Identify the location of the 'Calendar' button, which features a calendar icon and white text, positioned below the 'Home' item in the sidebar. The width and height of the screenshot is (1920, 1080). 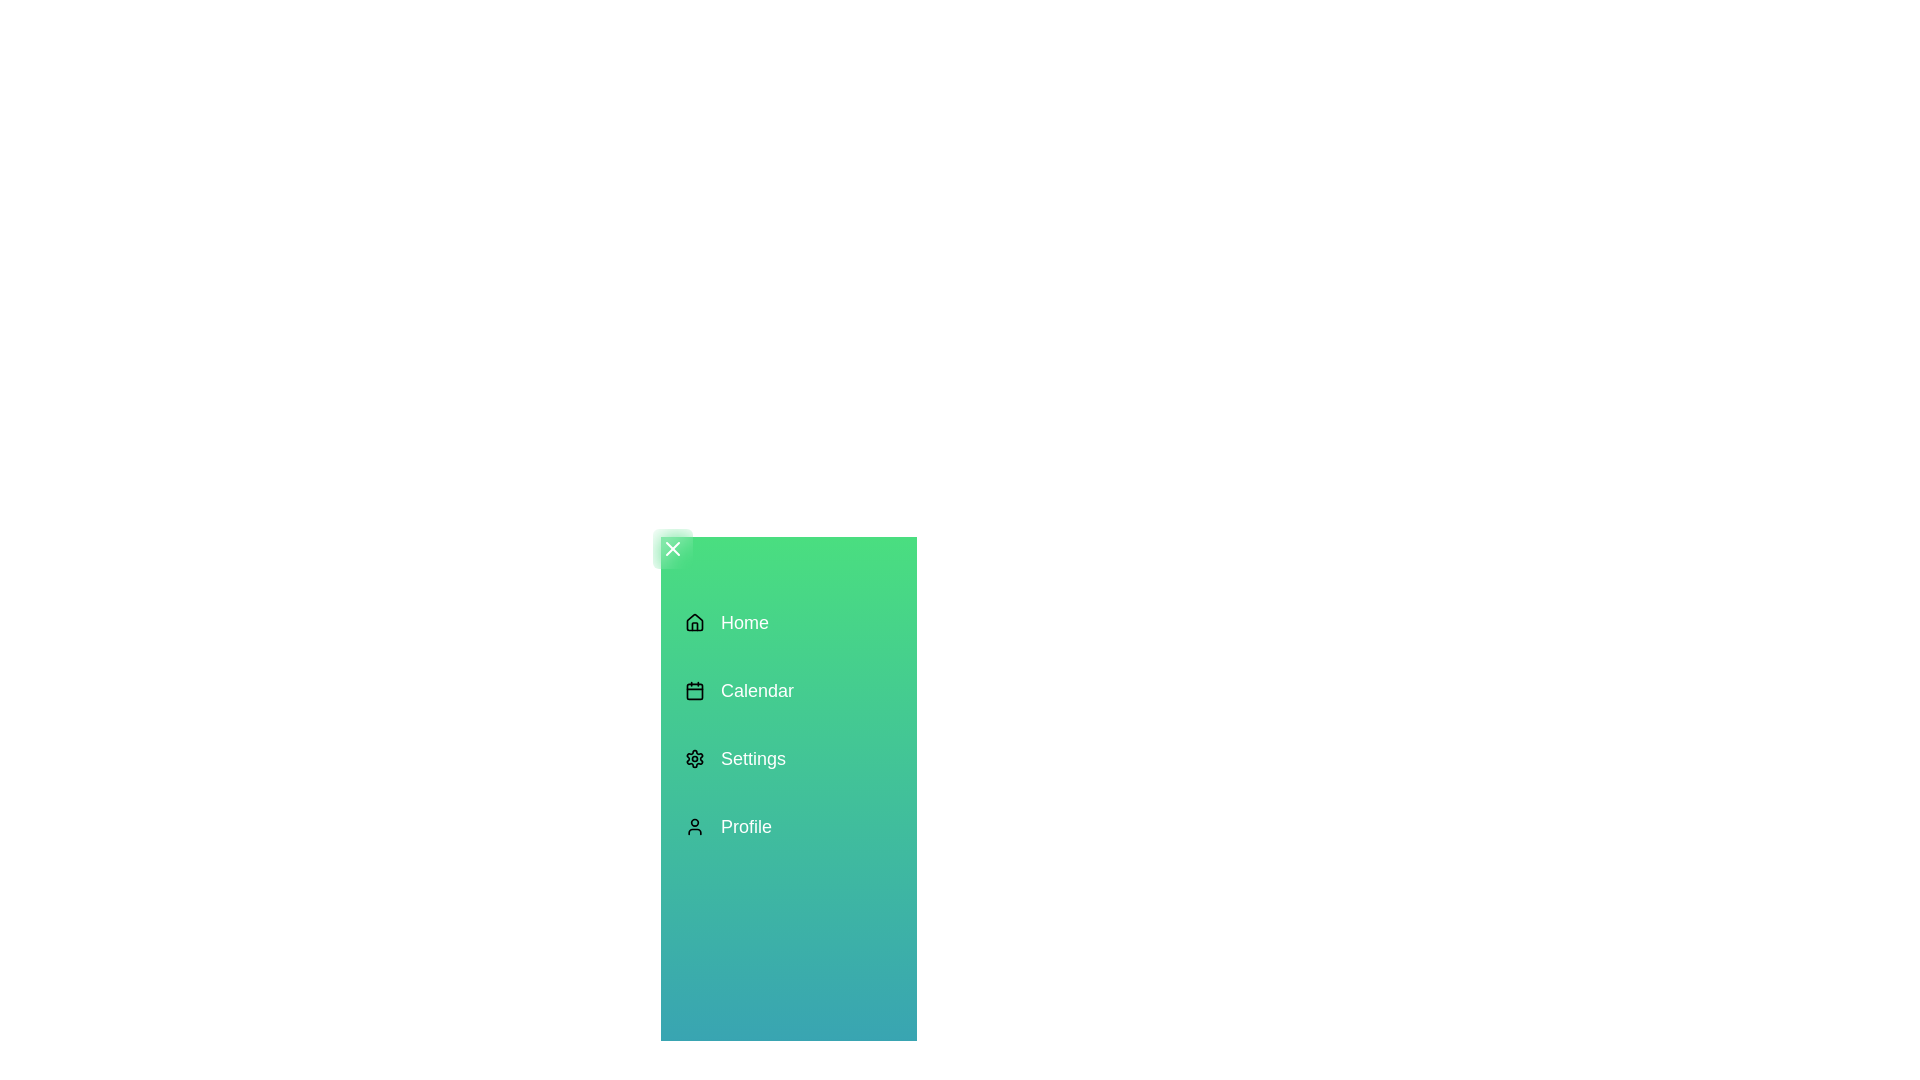
(738, 689).